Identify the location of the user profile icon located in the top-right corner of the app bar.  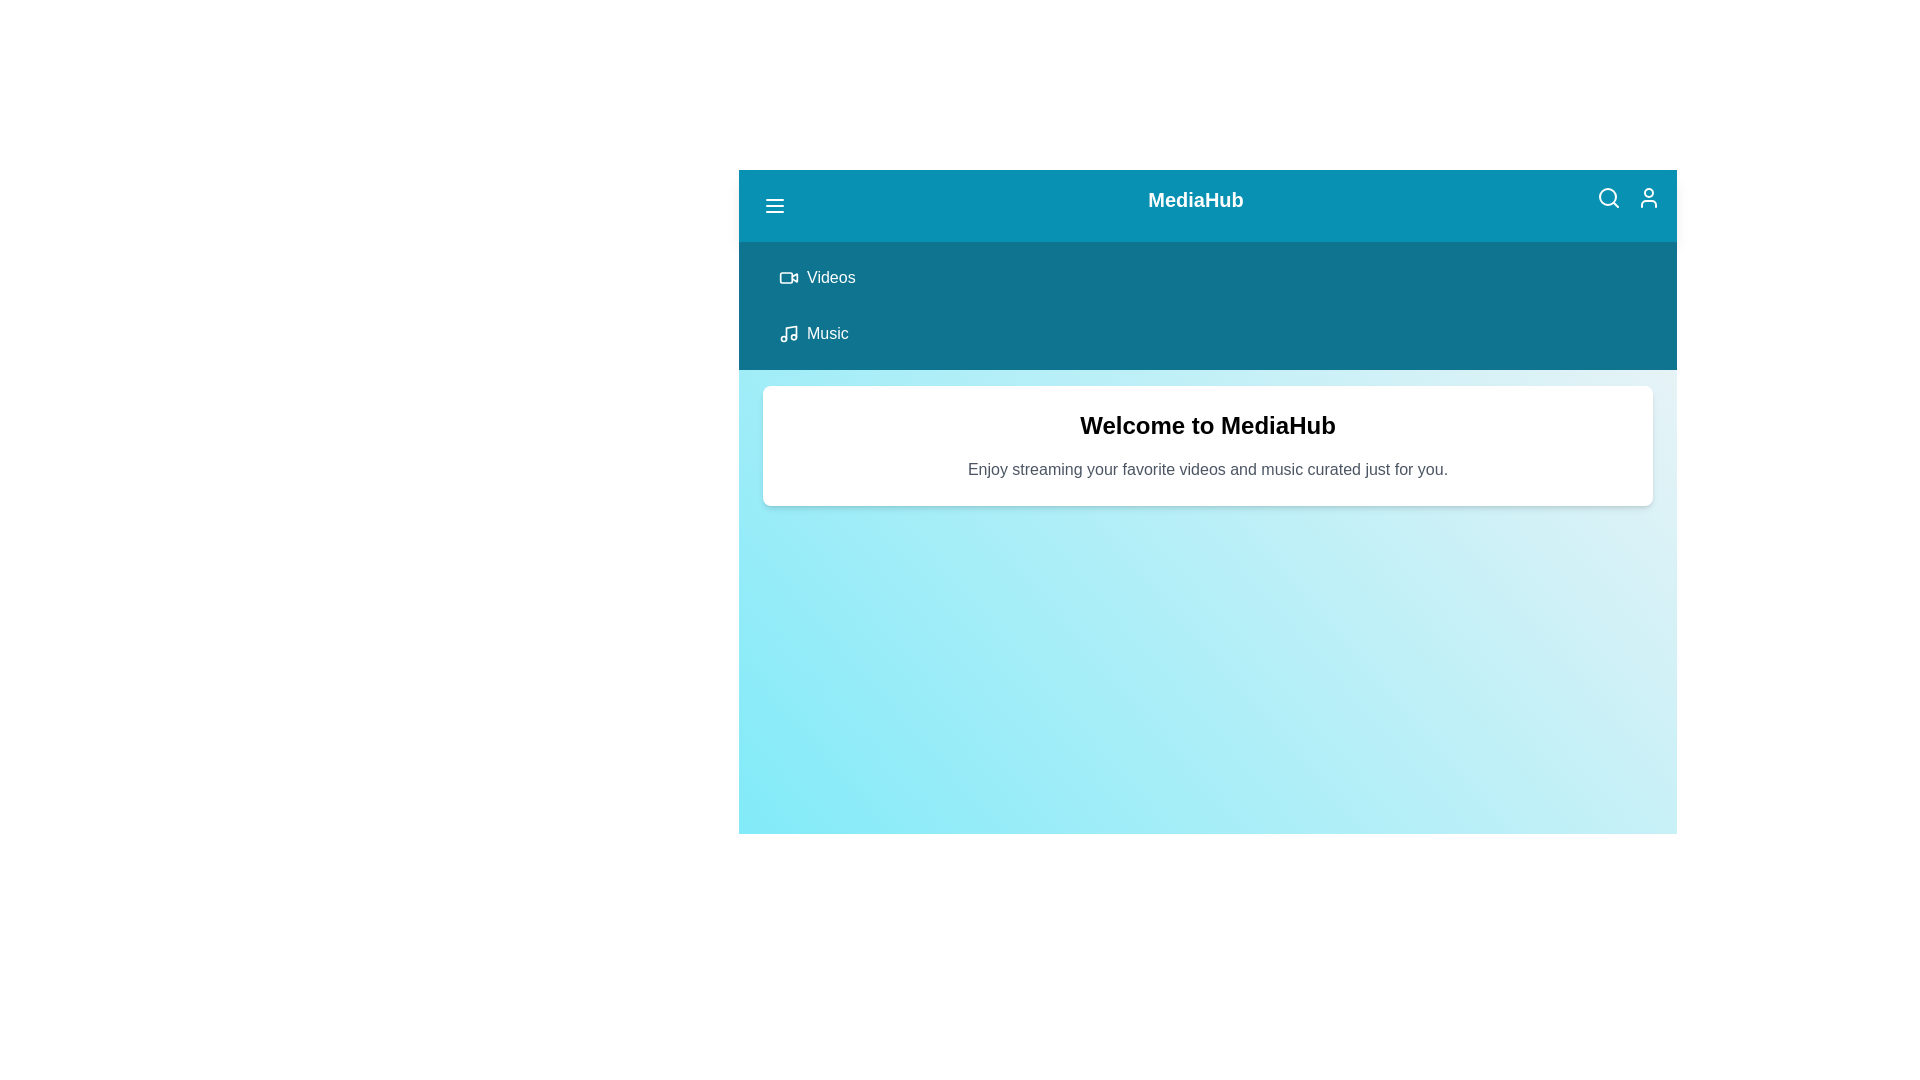
(1649, 197).